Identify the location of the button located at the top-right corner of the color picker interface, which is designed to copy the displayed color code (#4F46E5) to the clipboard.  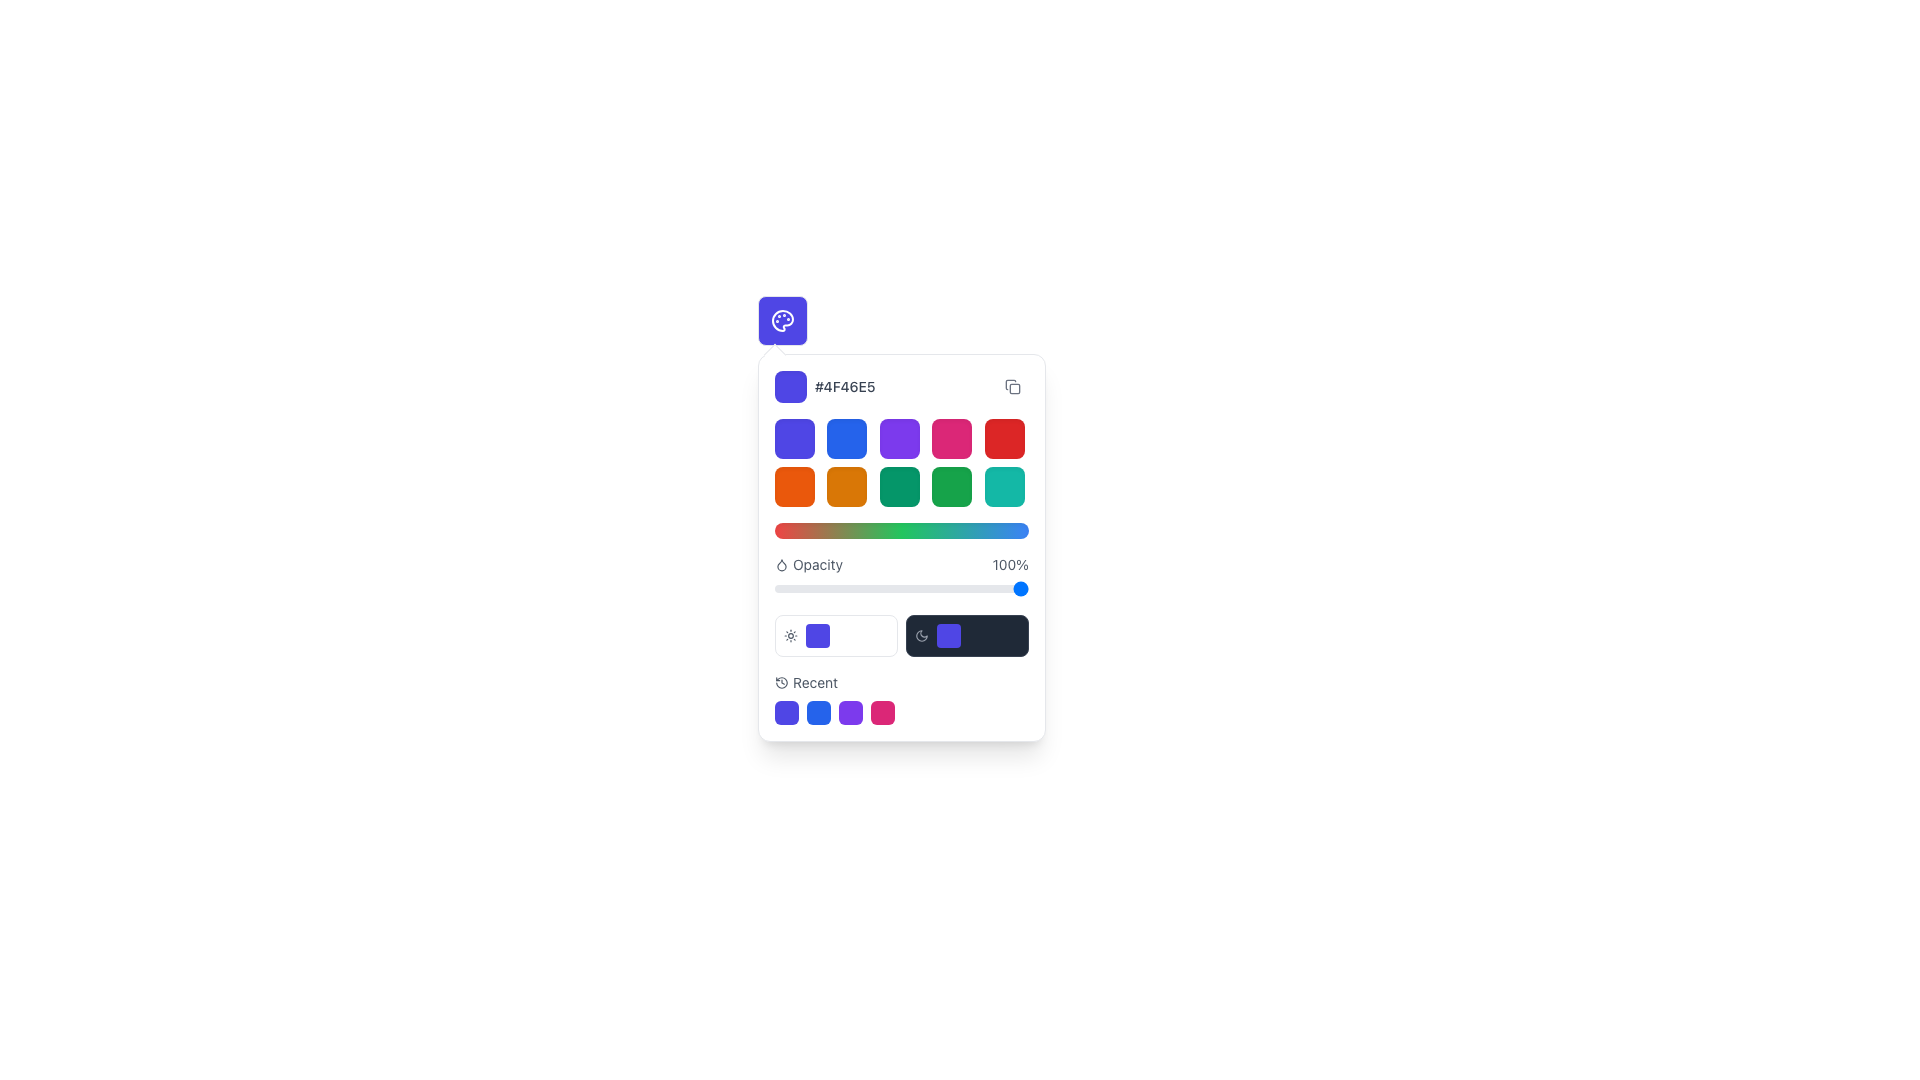
(1012, 386).